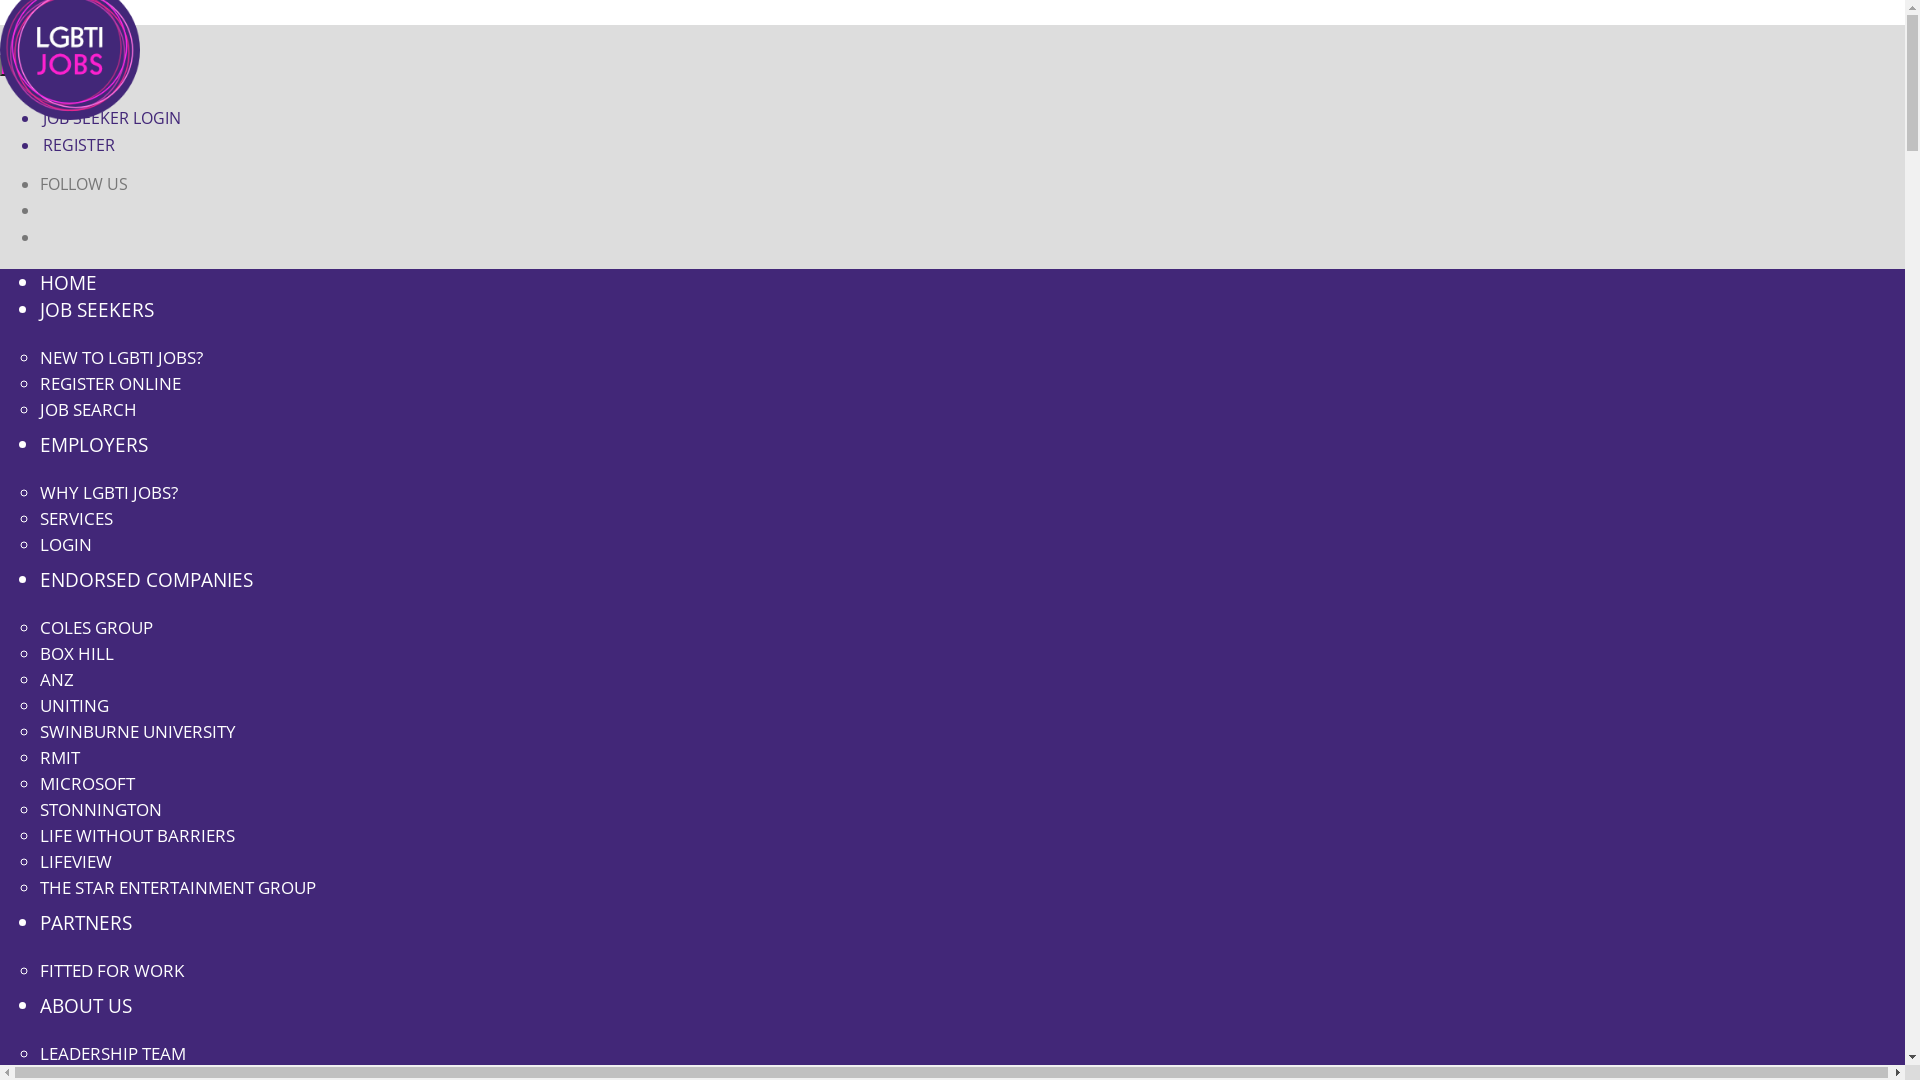  Describe the element at coordinates (85, 1005) in the screenshot. I see `'ABOUT US'` at that location.